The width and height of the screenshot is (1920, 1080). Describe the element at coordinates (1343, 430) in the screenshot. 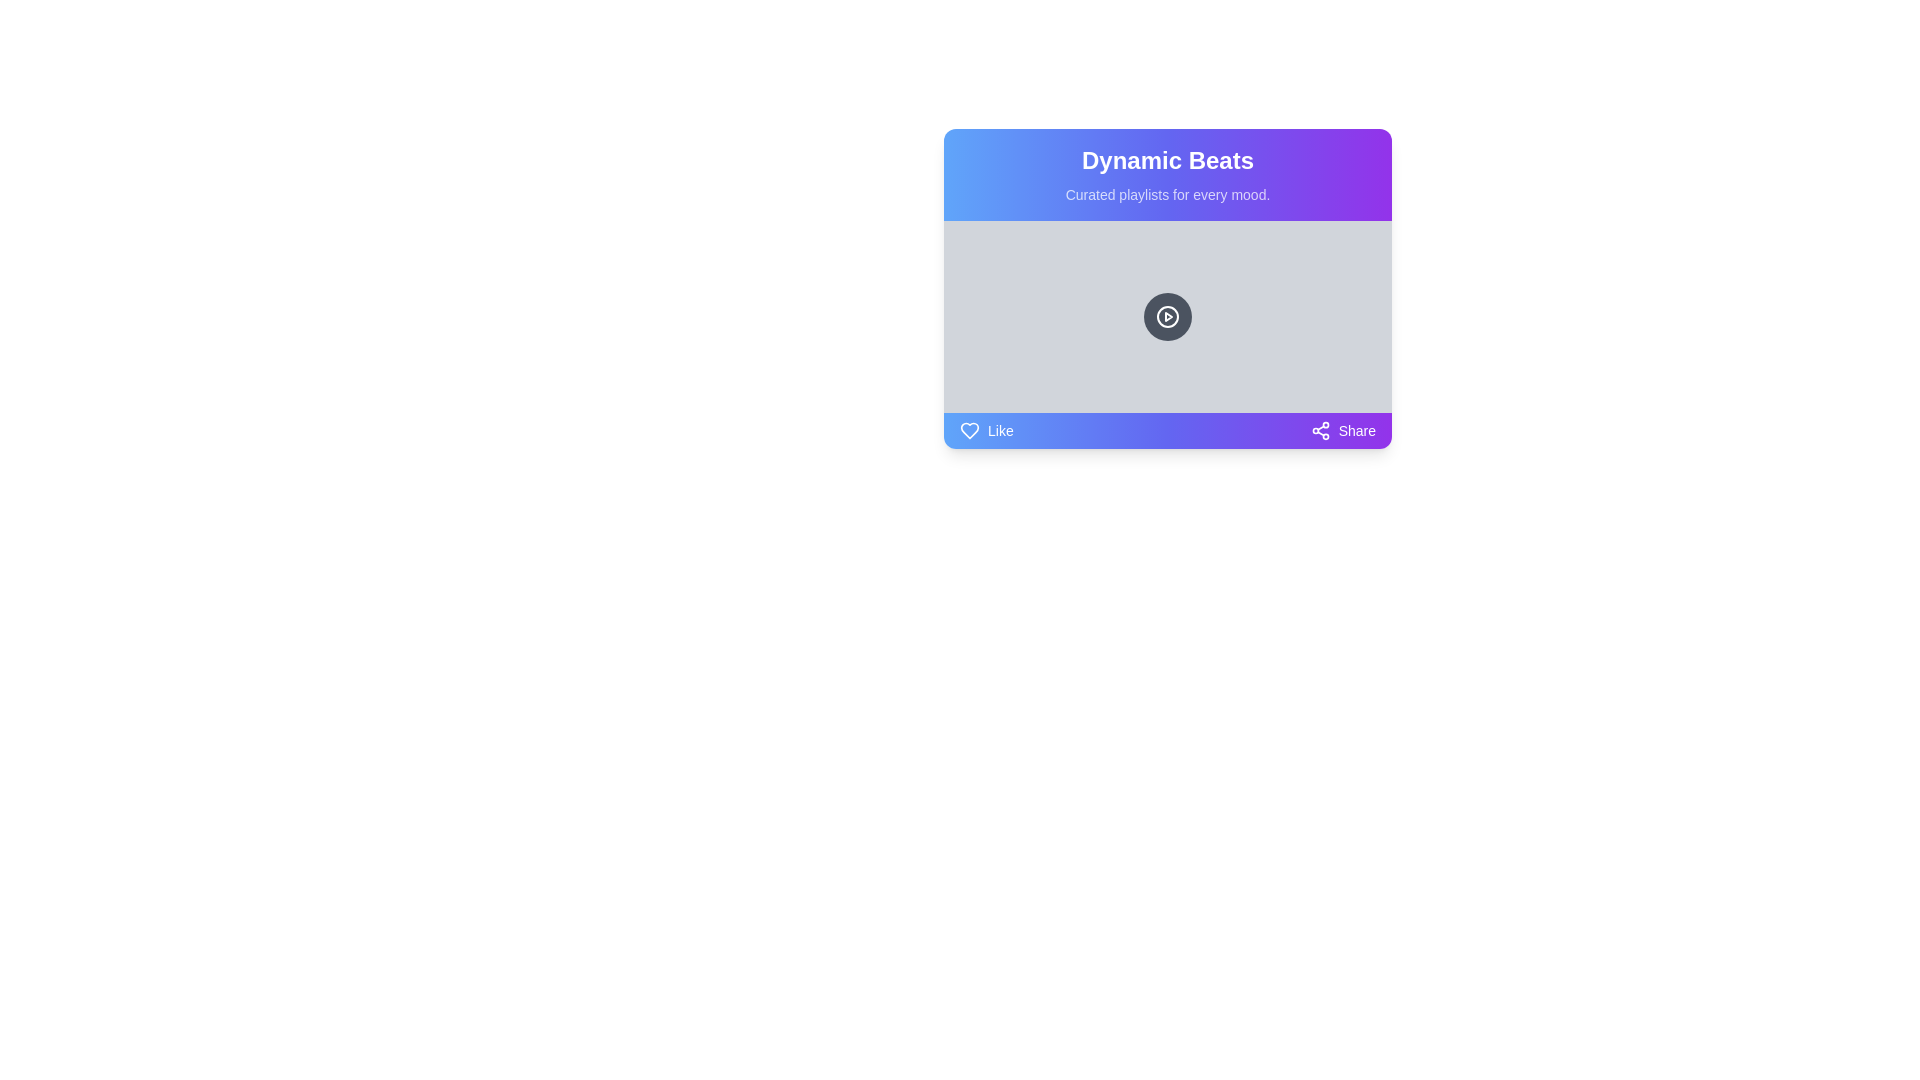

I see `the share button, which is the second button from the right in the button group located in the lower section of the card, to potentially reveal a tooltip or visual effect` at that location.